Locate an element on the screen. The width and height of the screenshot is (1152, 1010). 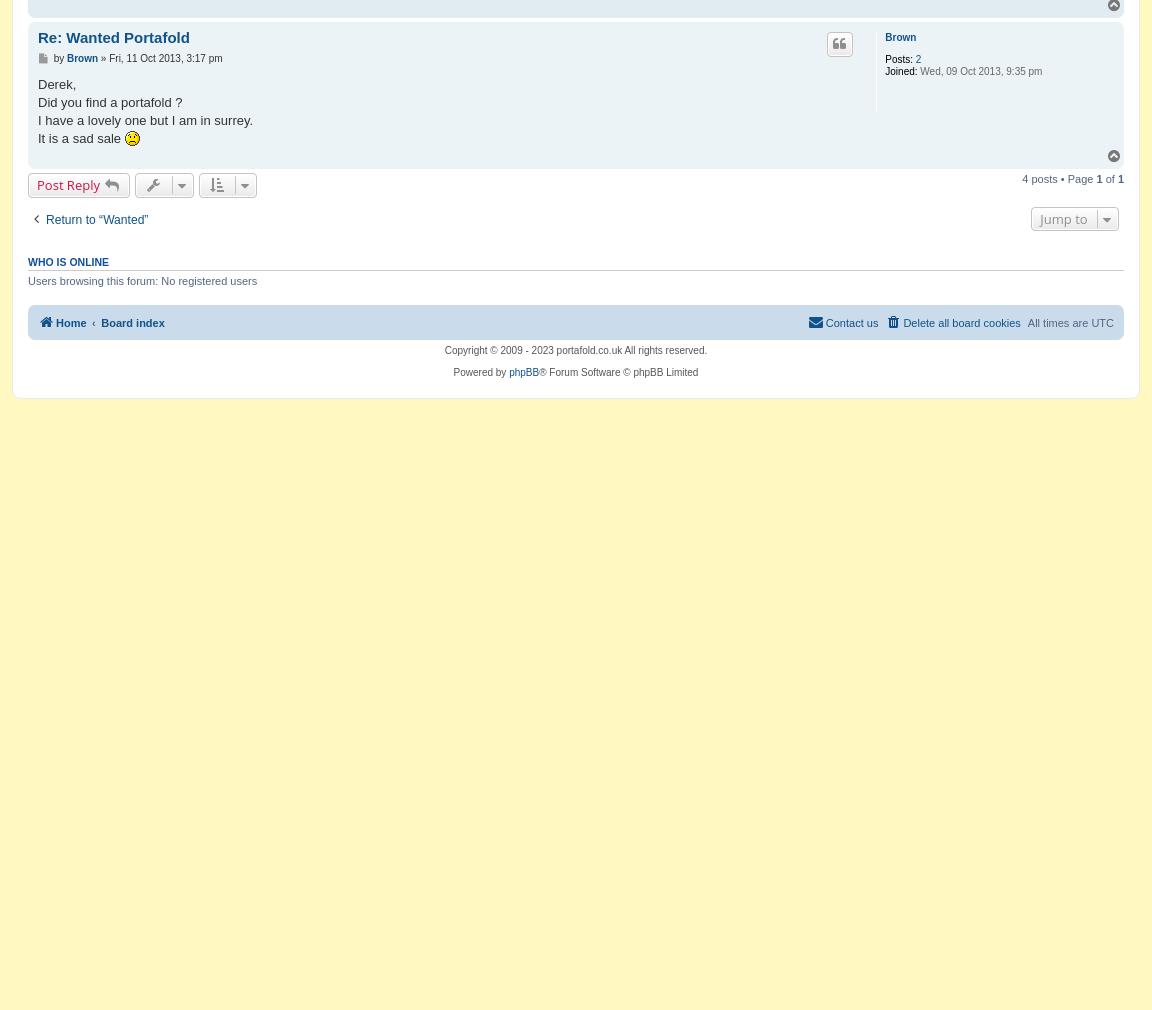
'2' is located at coordinates (917, 58).